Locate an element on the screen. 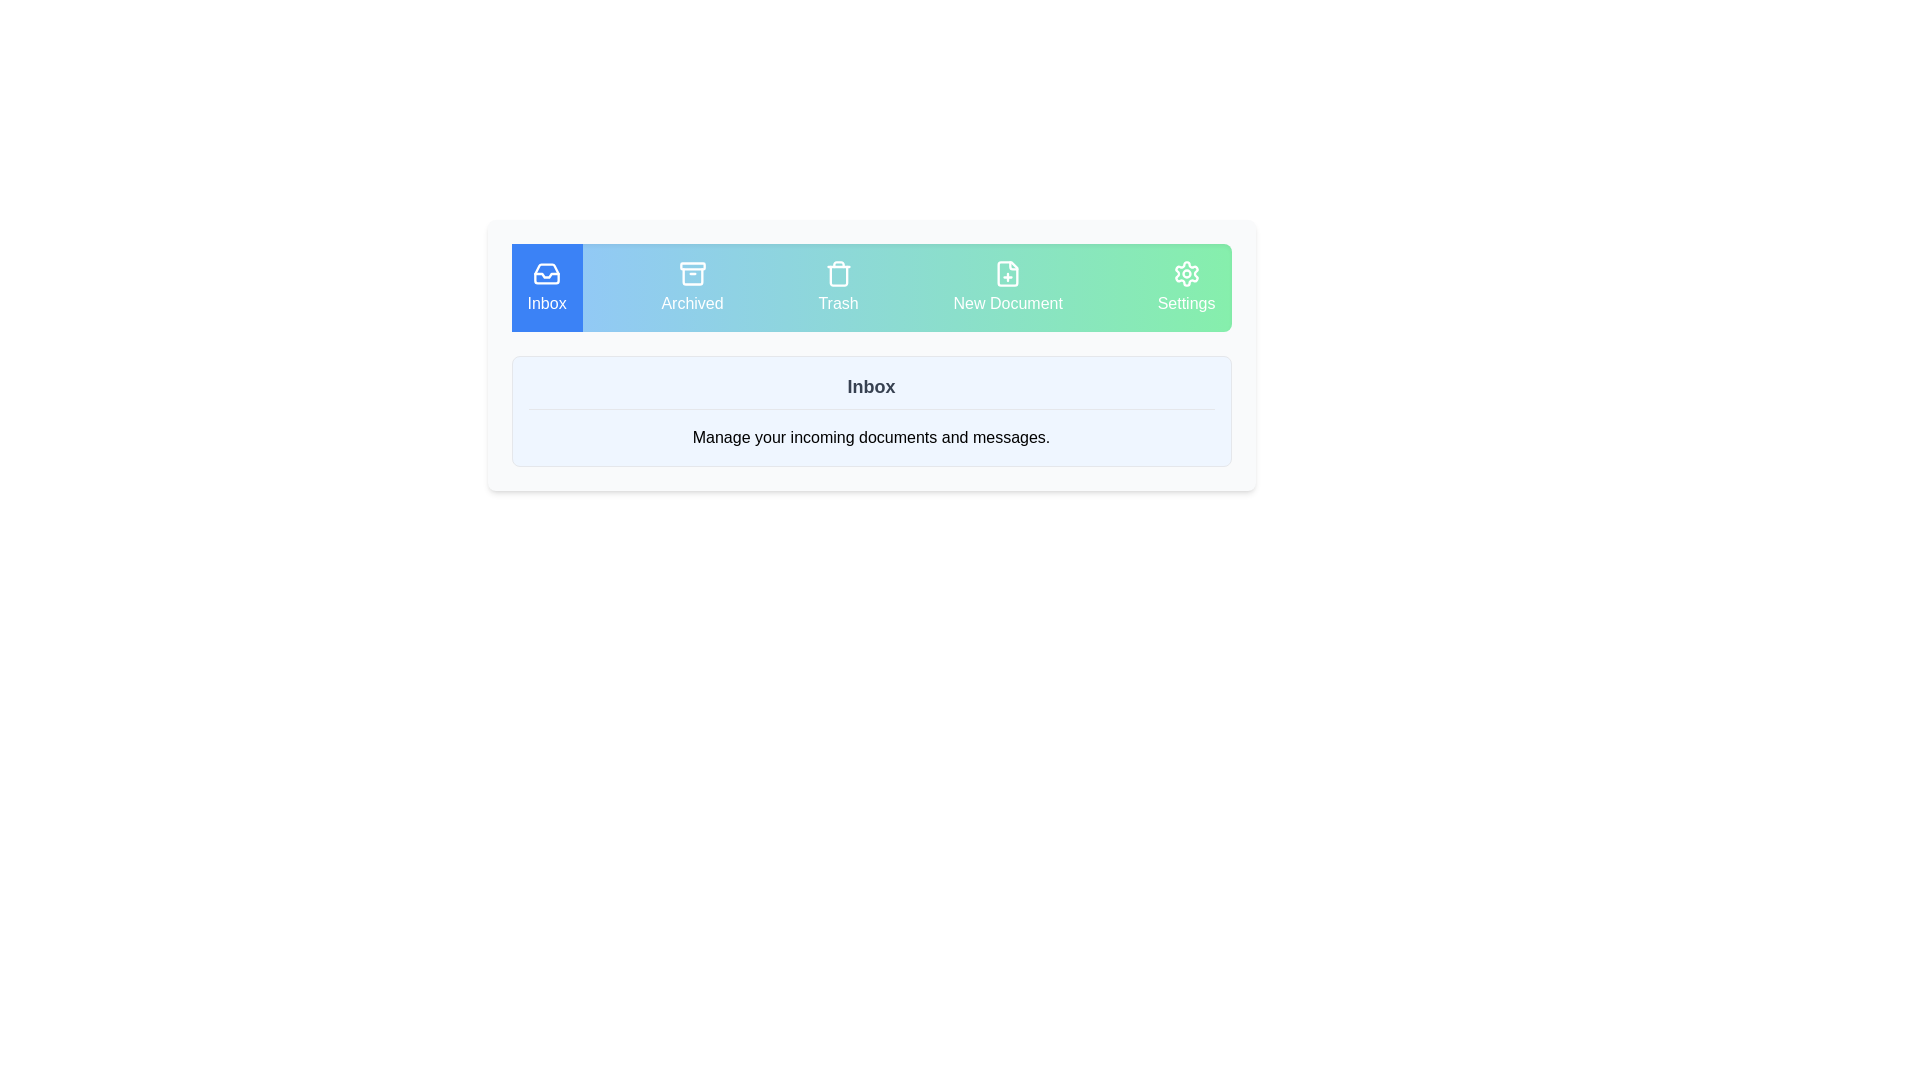 The height and width of the screenshot is (1080, 1920). the tab labeled Inbox to observe its highlighted styling is located at coordinates (547, 288).